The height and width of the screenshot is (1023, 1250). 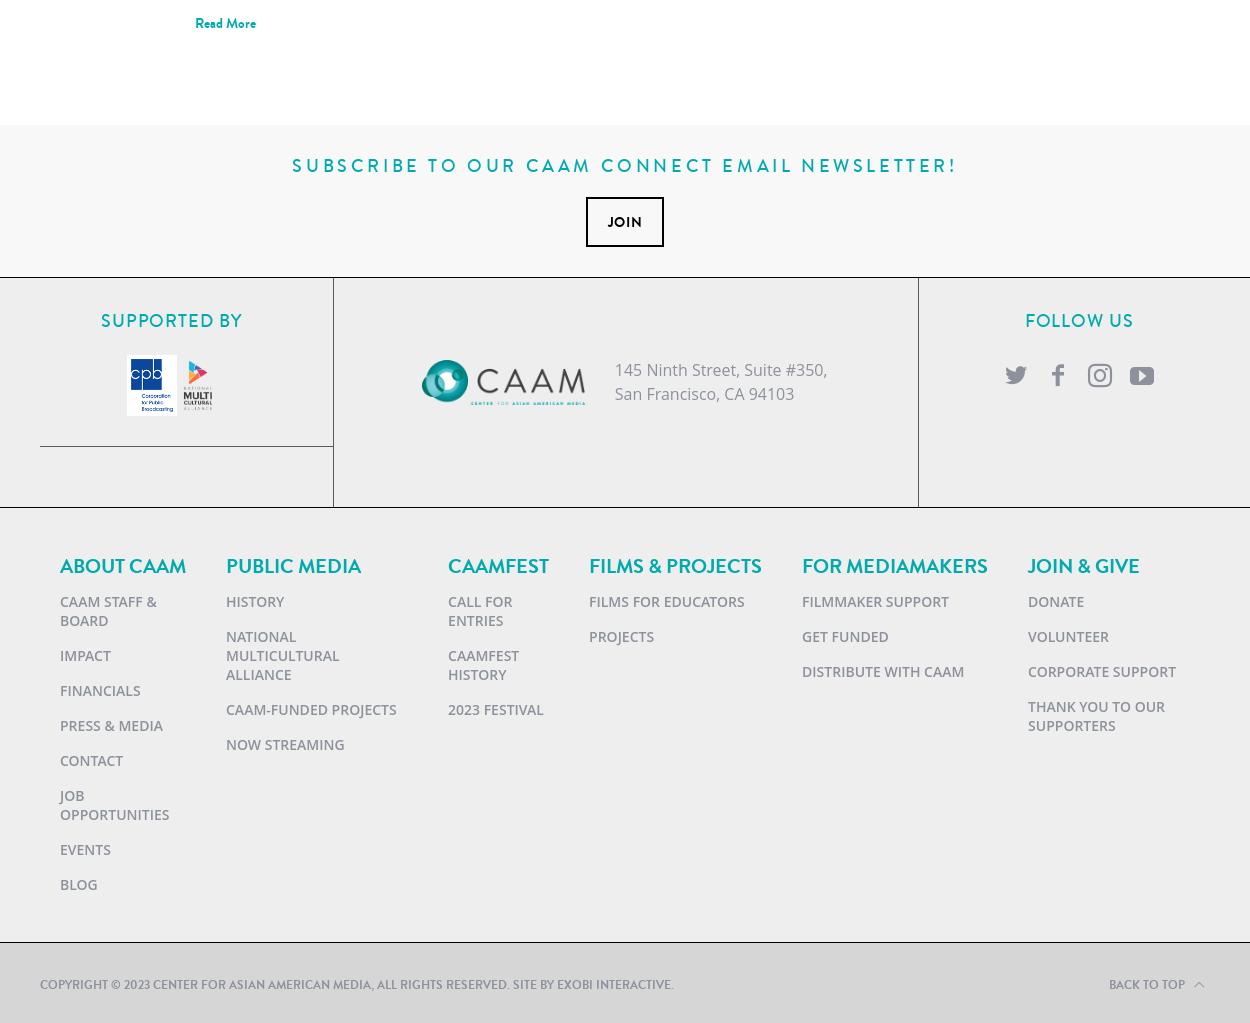 I want to click on 'Blog', so click(x=77, y=883).